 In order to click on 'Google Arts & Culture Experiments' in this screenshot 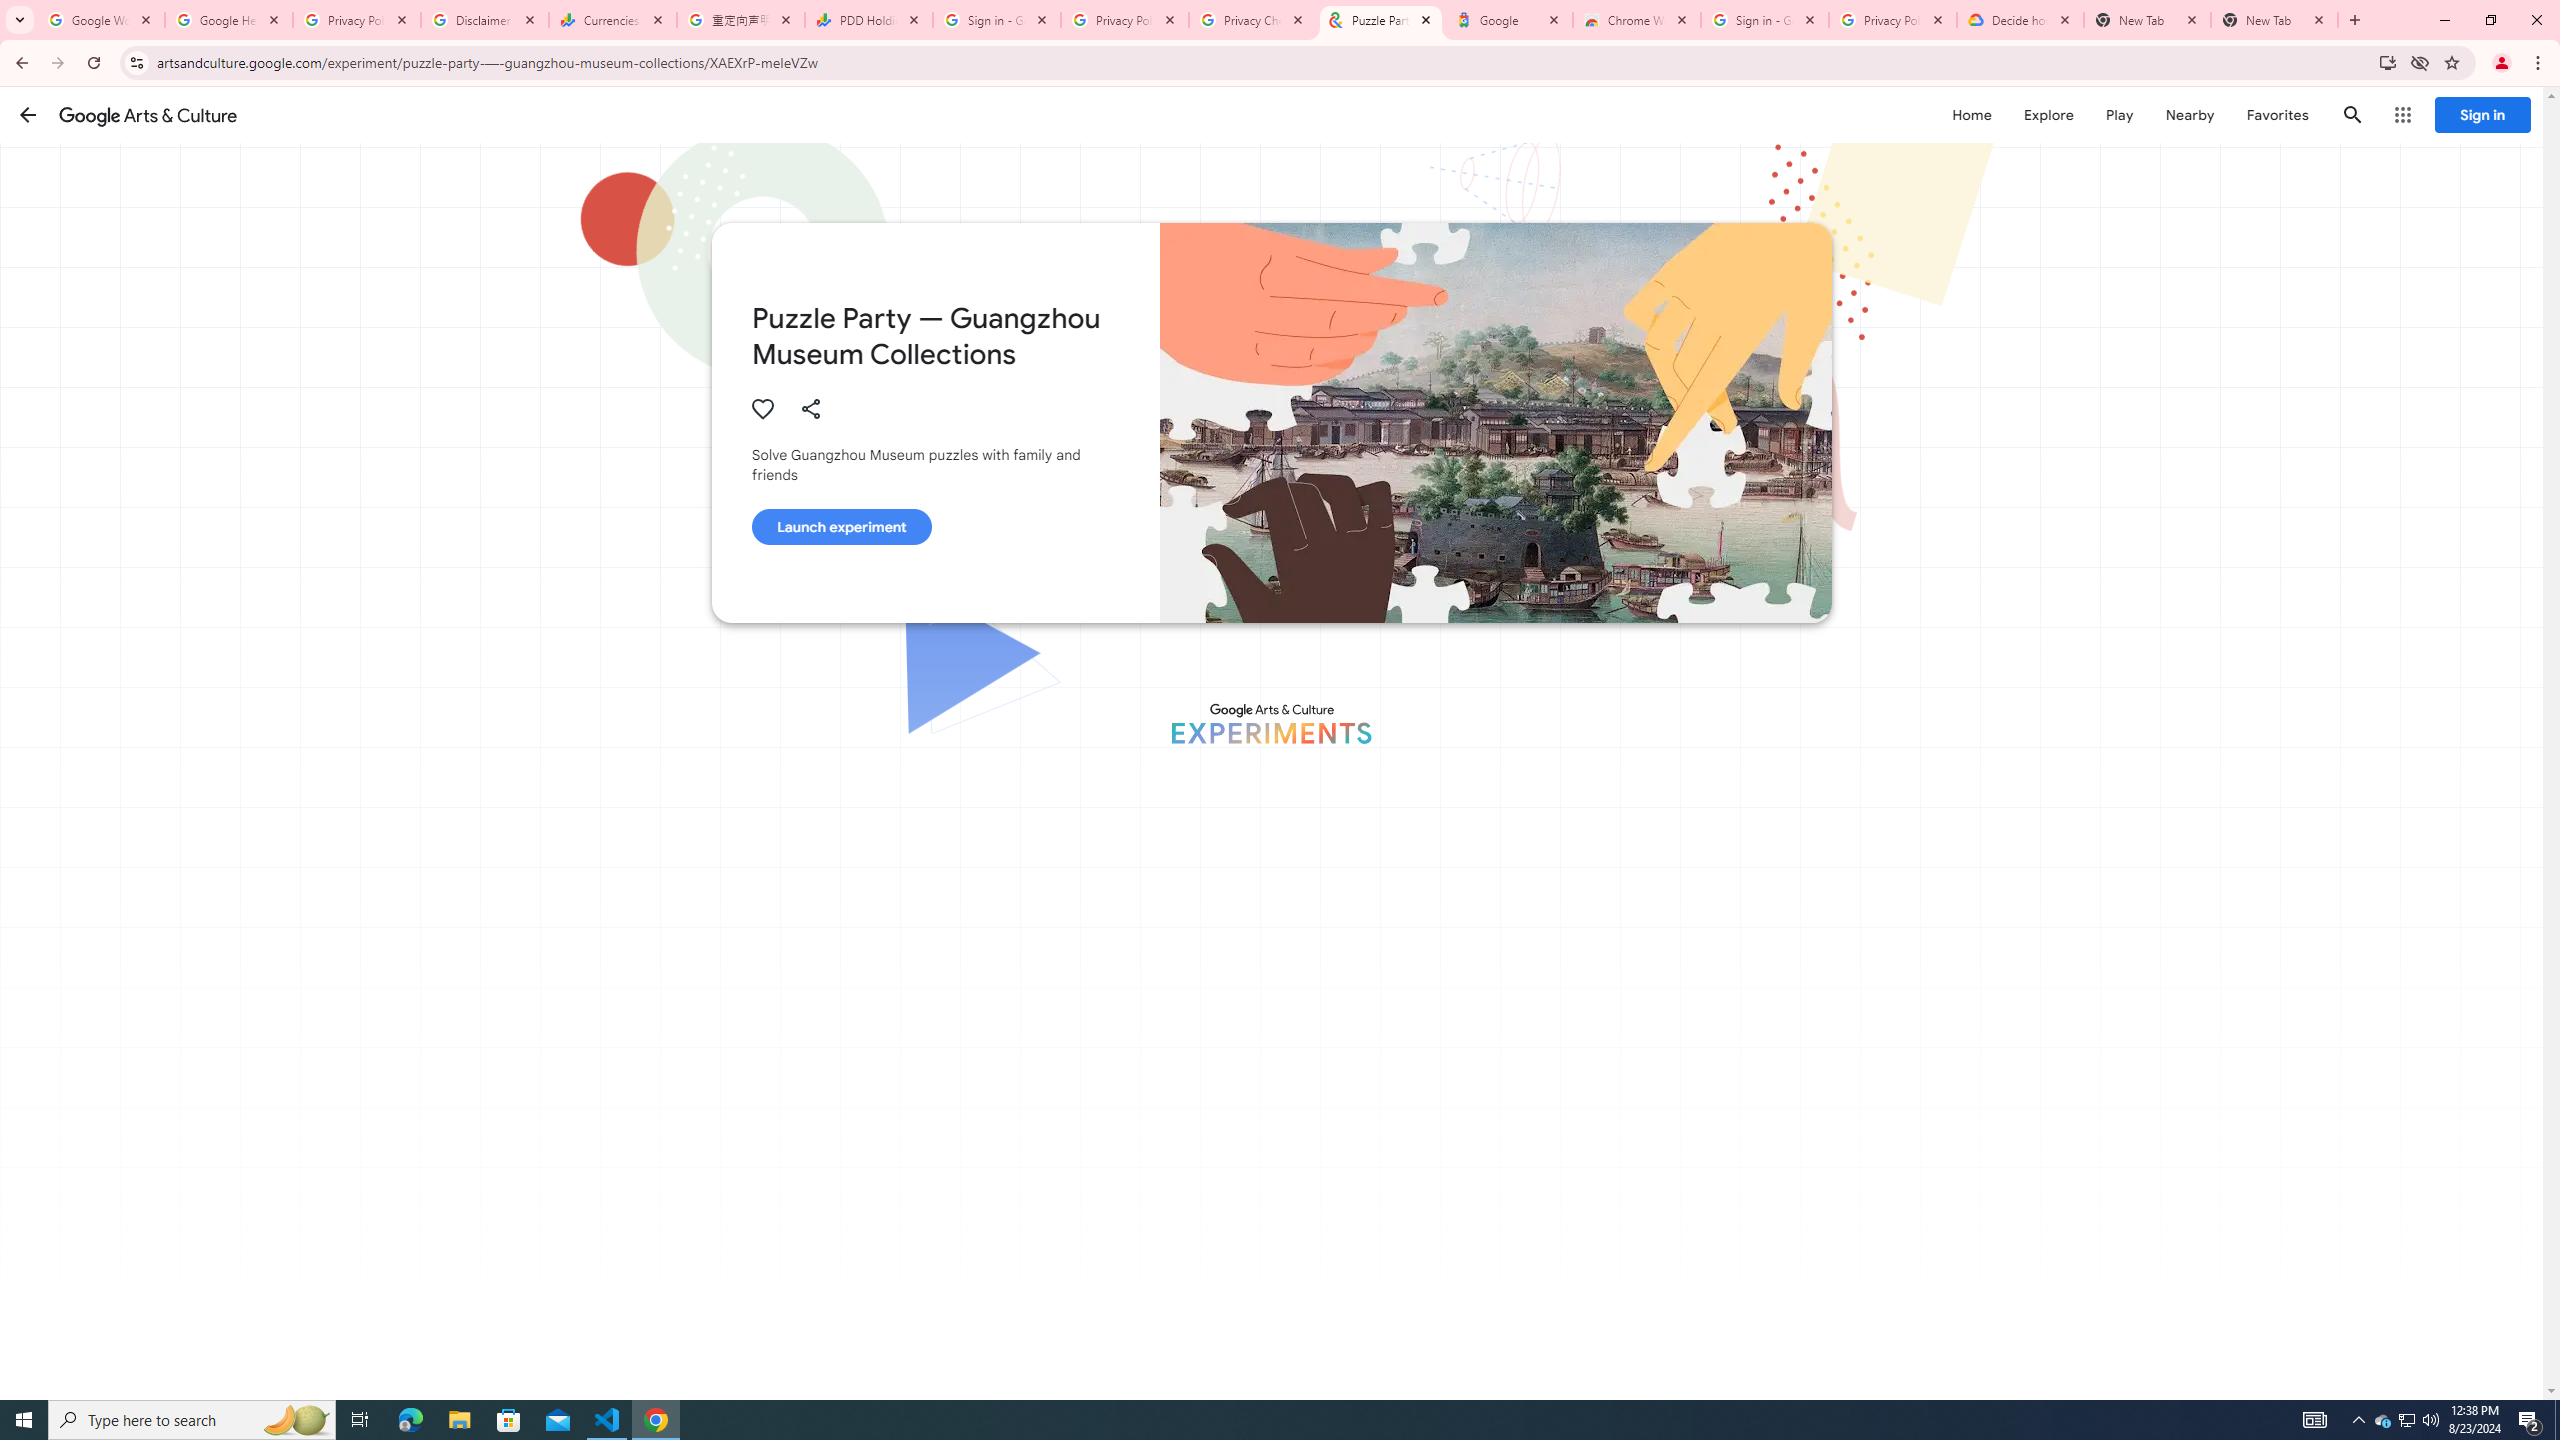, I will do `click(1271, 723)`.